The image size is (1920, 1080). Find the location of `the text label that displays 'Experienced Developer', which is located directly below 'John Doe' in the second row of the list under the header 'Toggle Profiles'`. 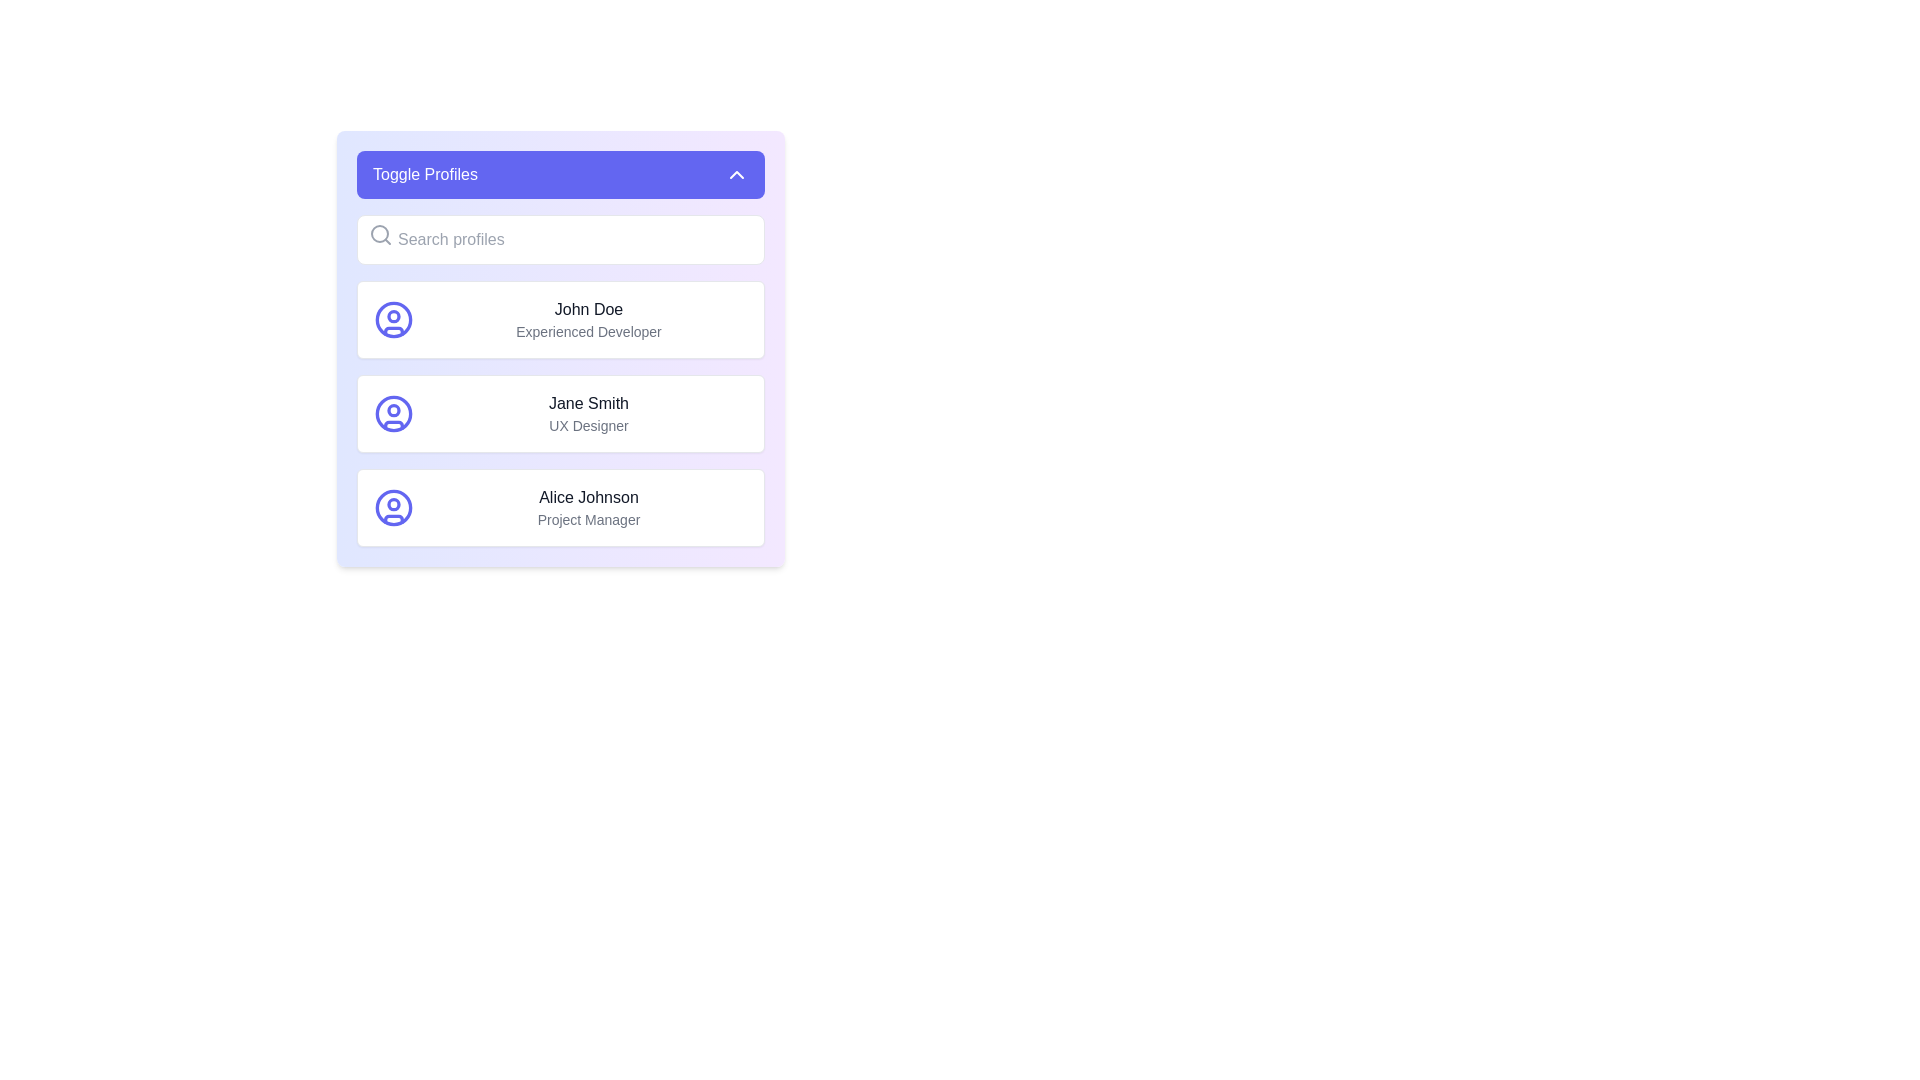

the text label that displays 'Experienced Developer', which is located directly below 'John Doe' in the second row of the list under the header 'Toggle Profiles' is located at coordinates (588, 330).